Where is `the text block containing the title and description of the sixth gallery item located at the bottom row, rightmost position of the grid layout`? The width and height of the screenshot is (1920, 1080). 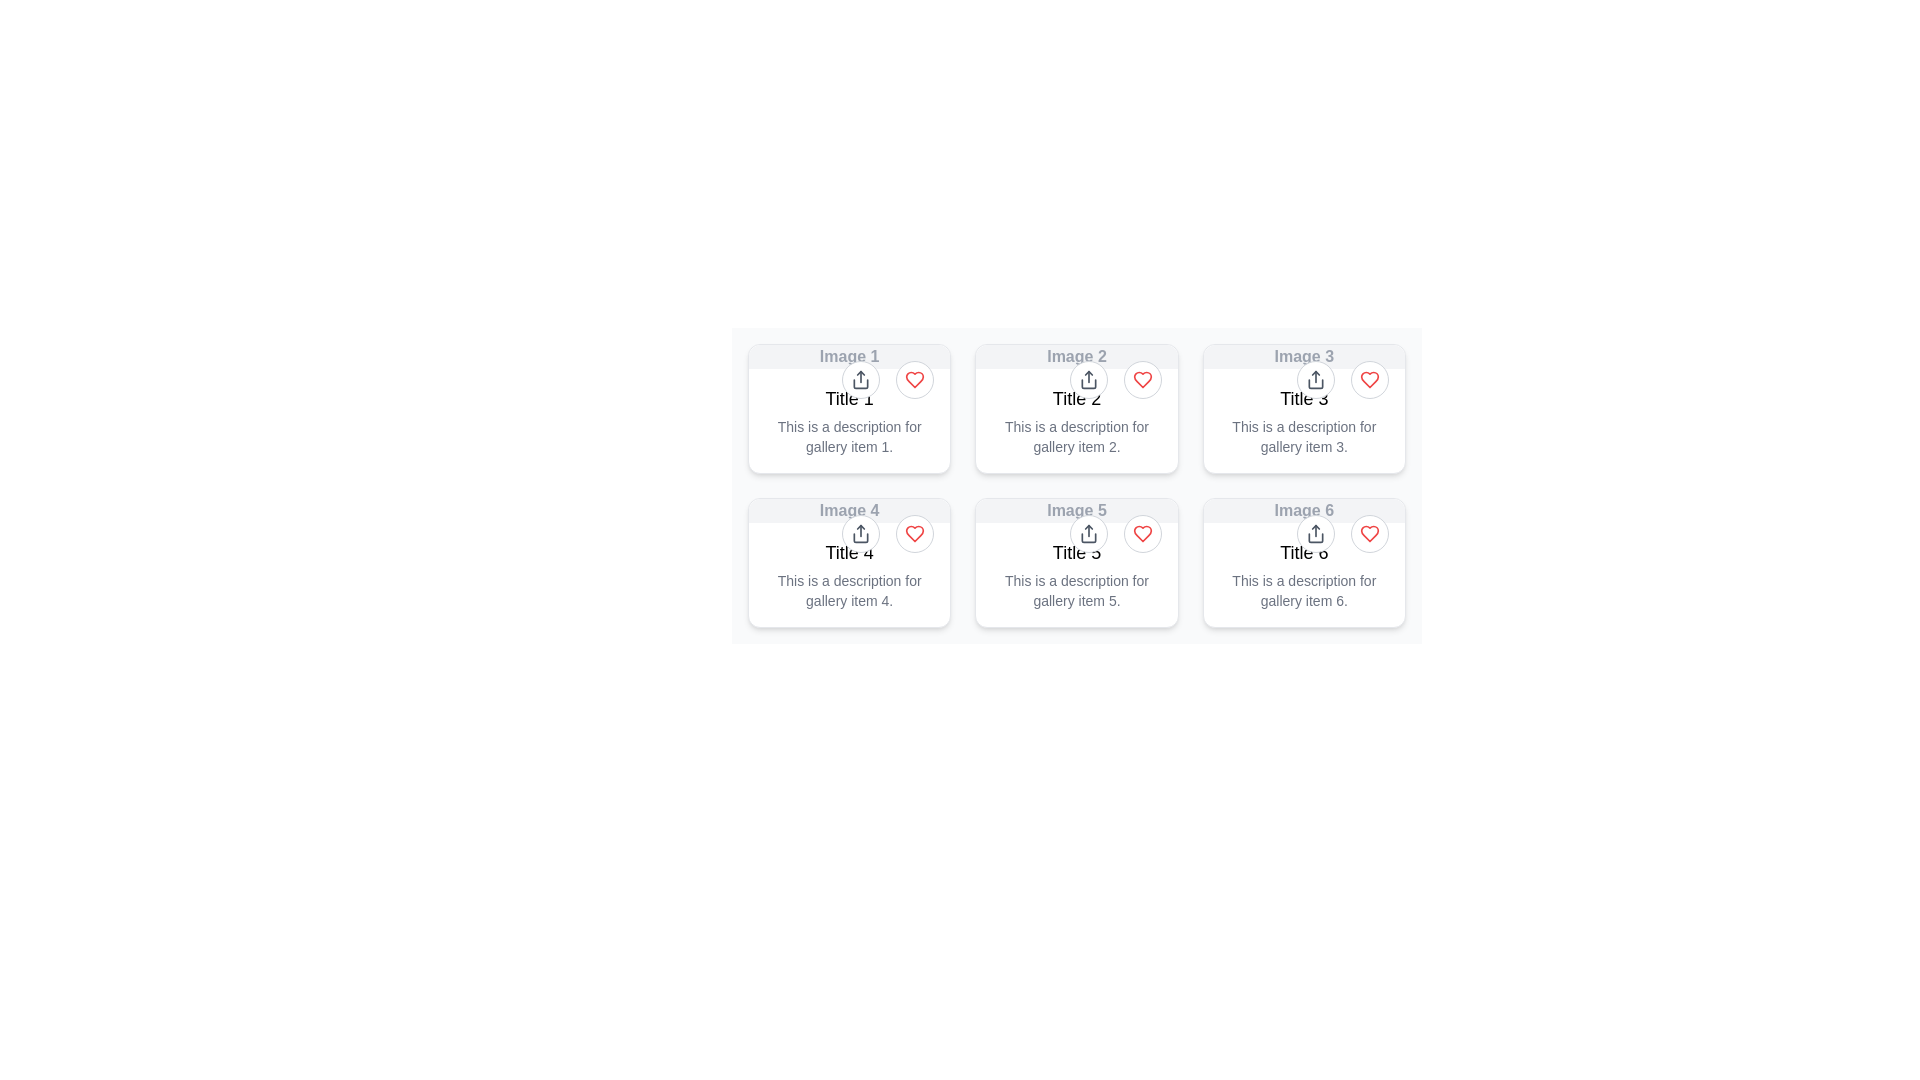 the text block containing the title and description of the sixth gallery item located at the bottom row, rightmost position of the grid layout is located at coordinates (1304, 574).